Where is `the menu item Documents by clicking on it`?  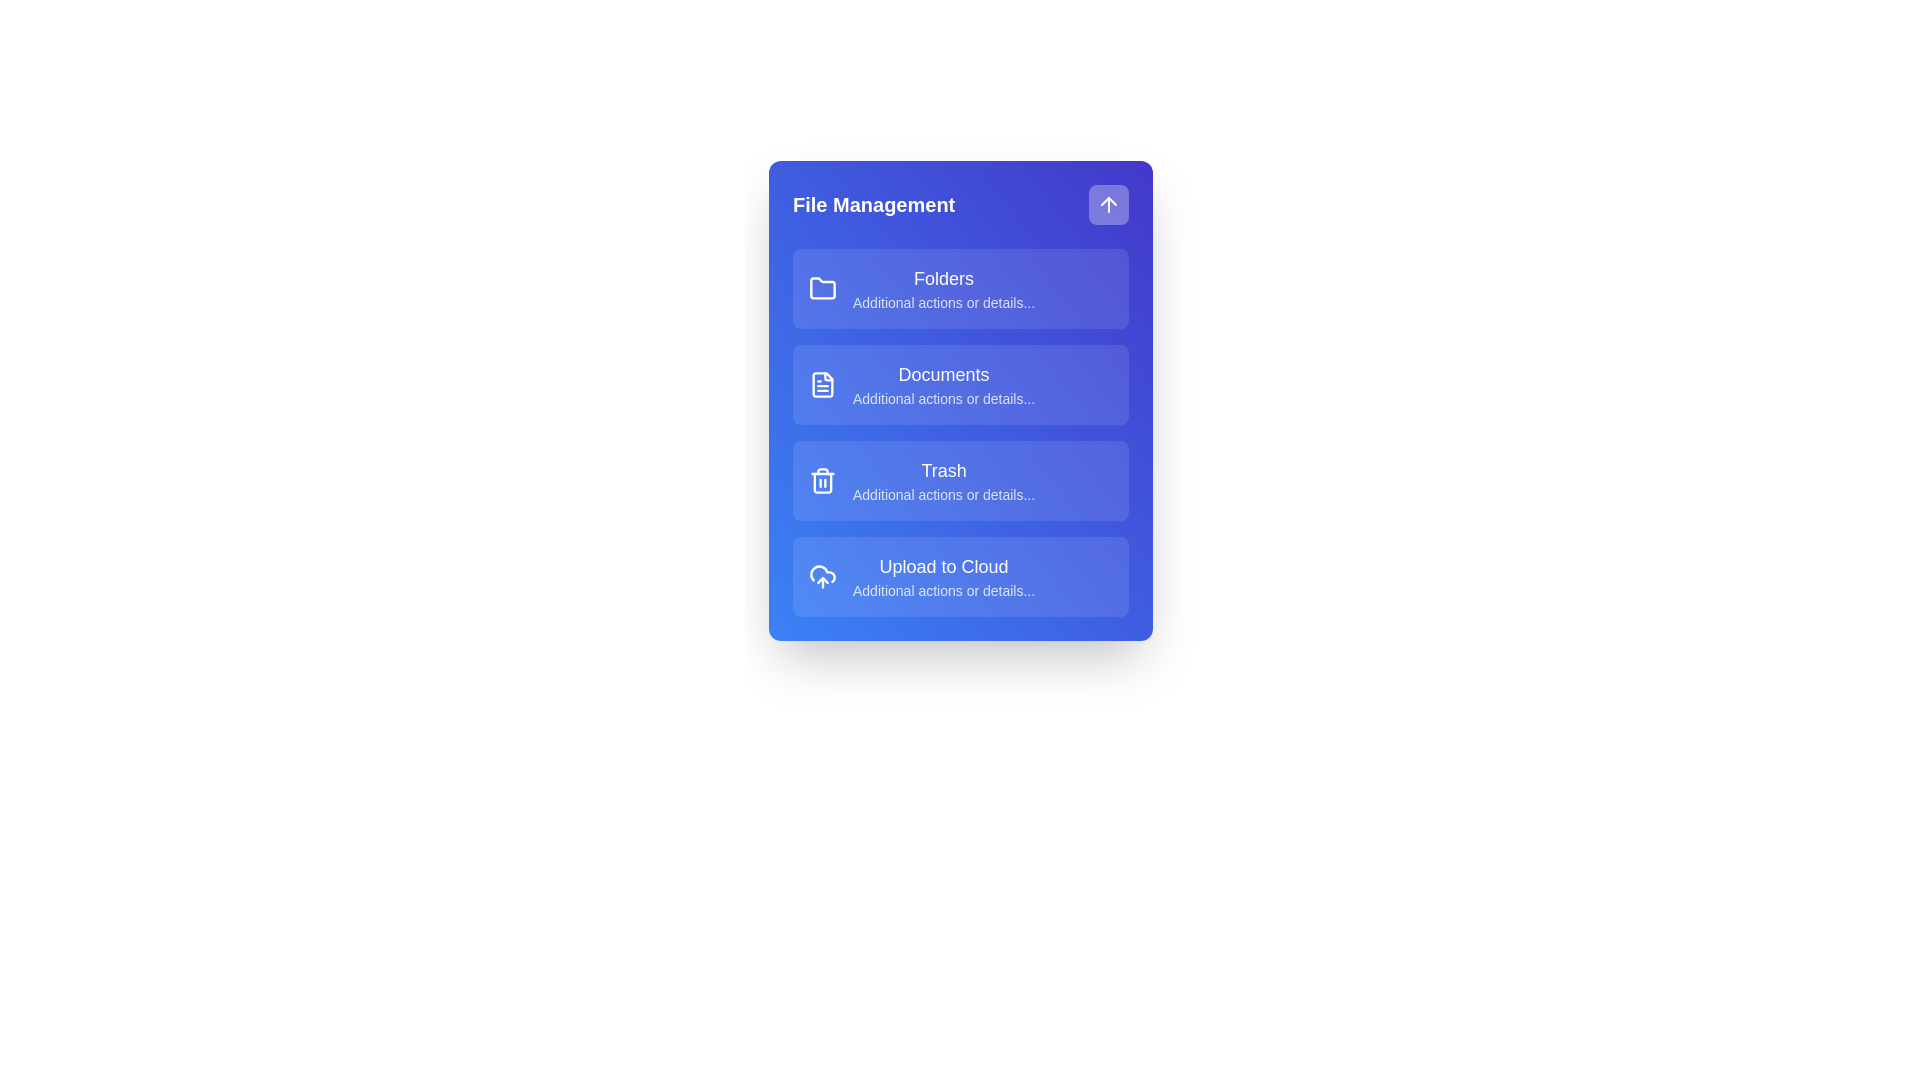
the menu item Documents by clicking on it is located at coordinates (960, 385).